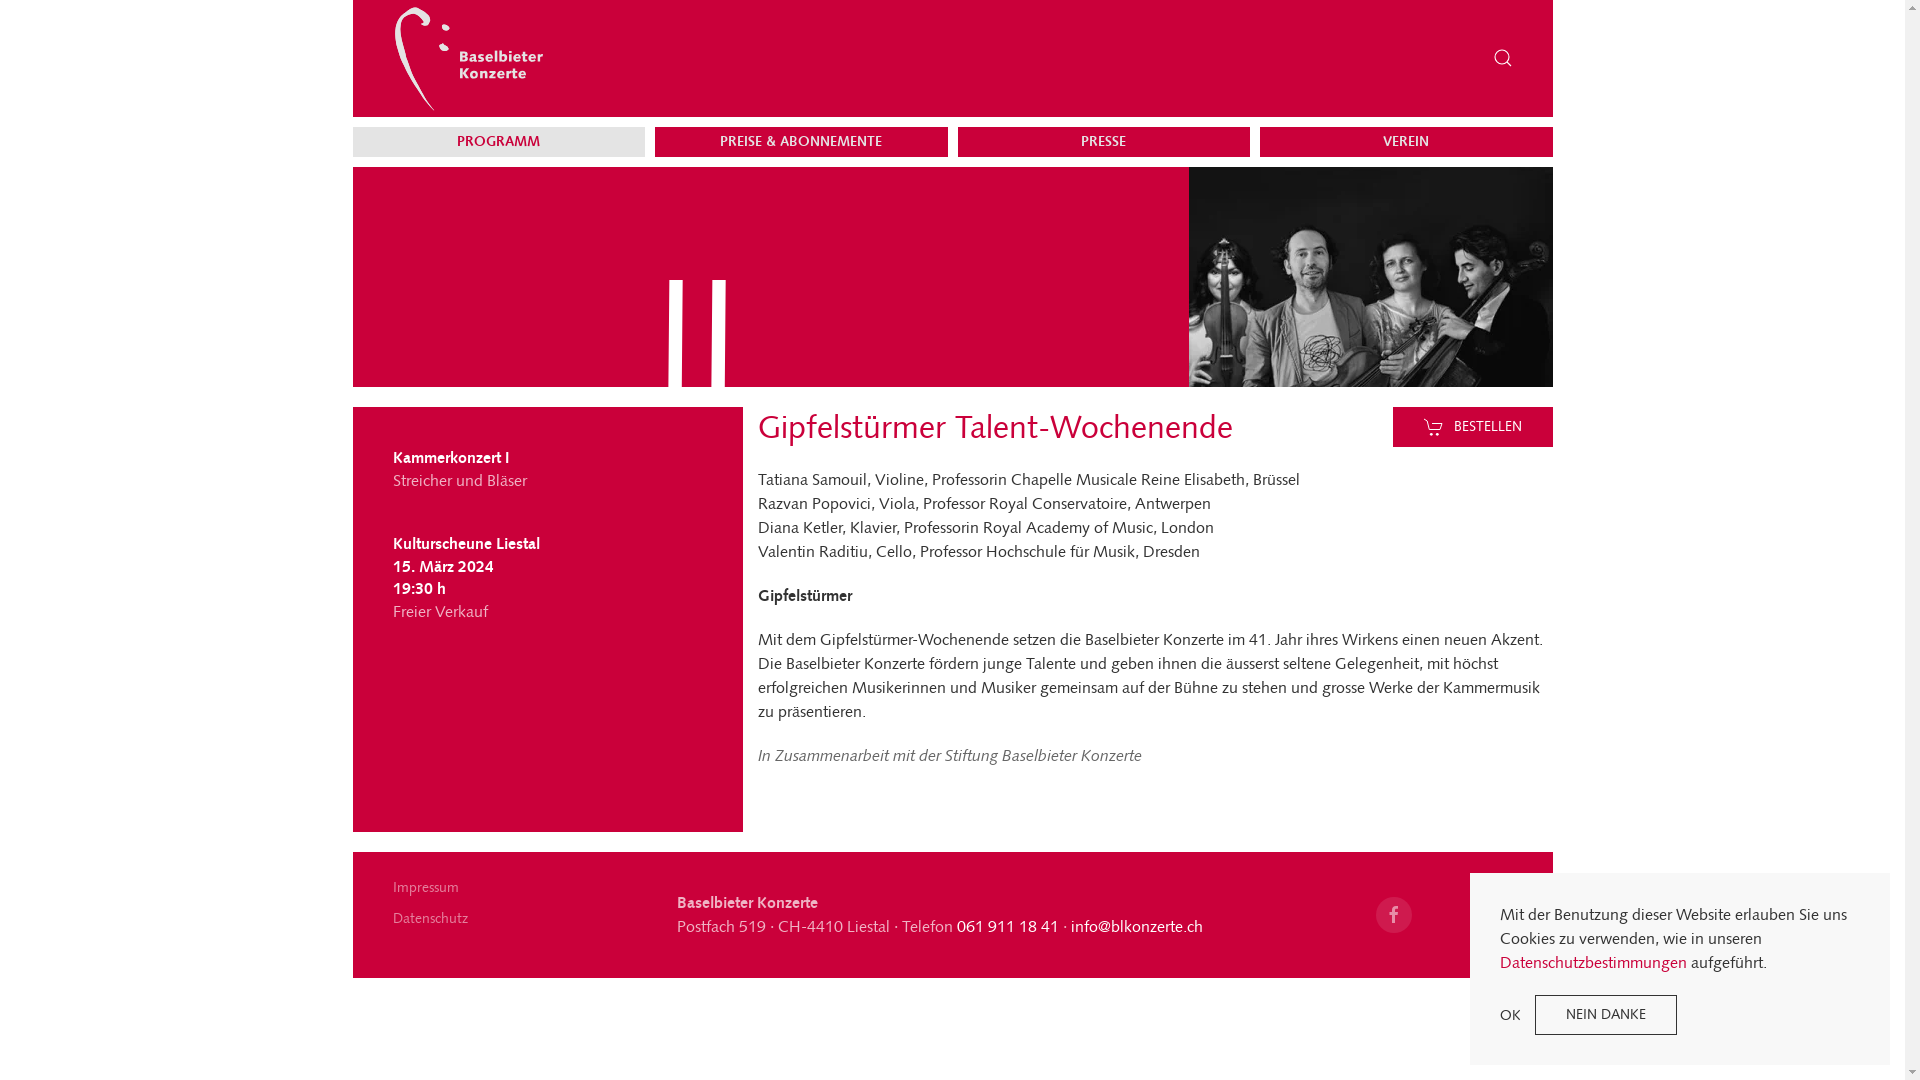 This screenshot has width=1920, height=1080. I want to click on 'NEIN DANKE', so click(1606, 1014).